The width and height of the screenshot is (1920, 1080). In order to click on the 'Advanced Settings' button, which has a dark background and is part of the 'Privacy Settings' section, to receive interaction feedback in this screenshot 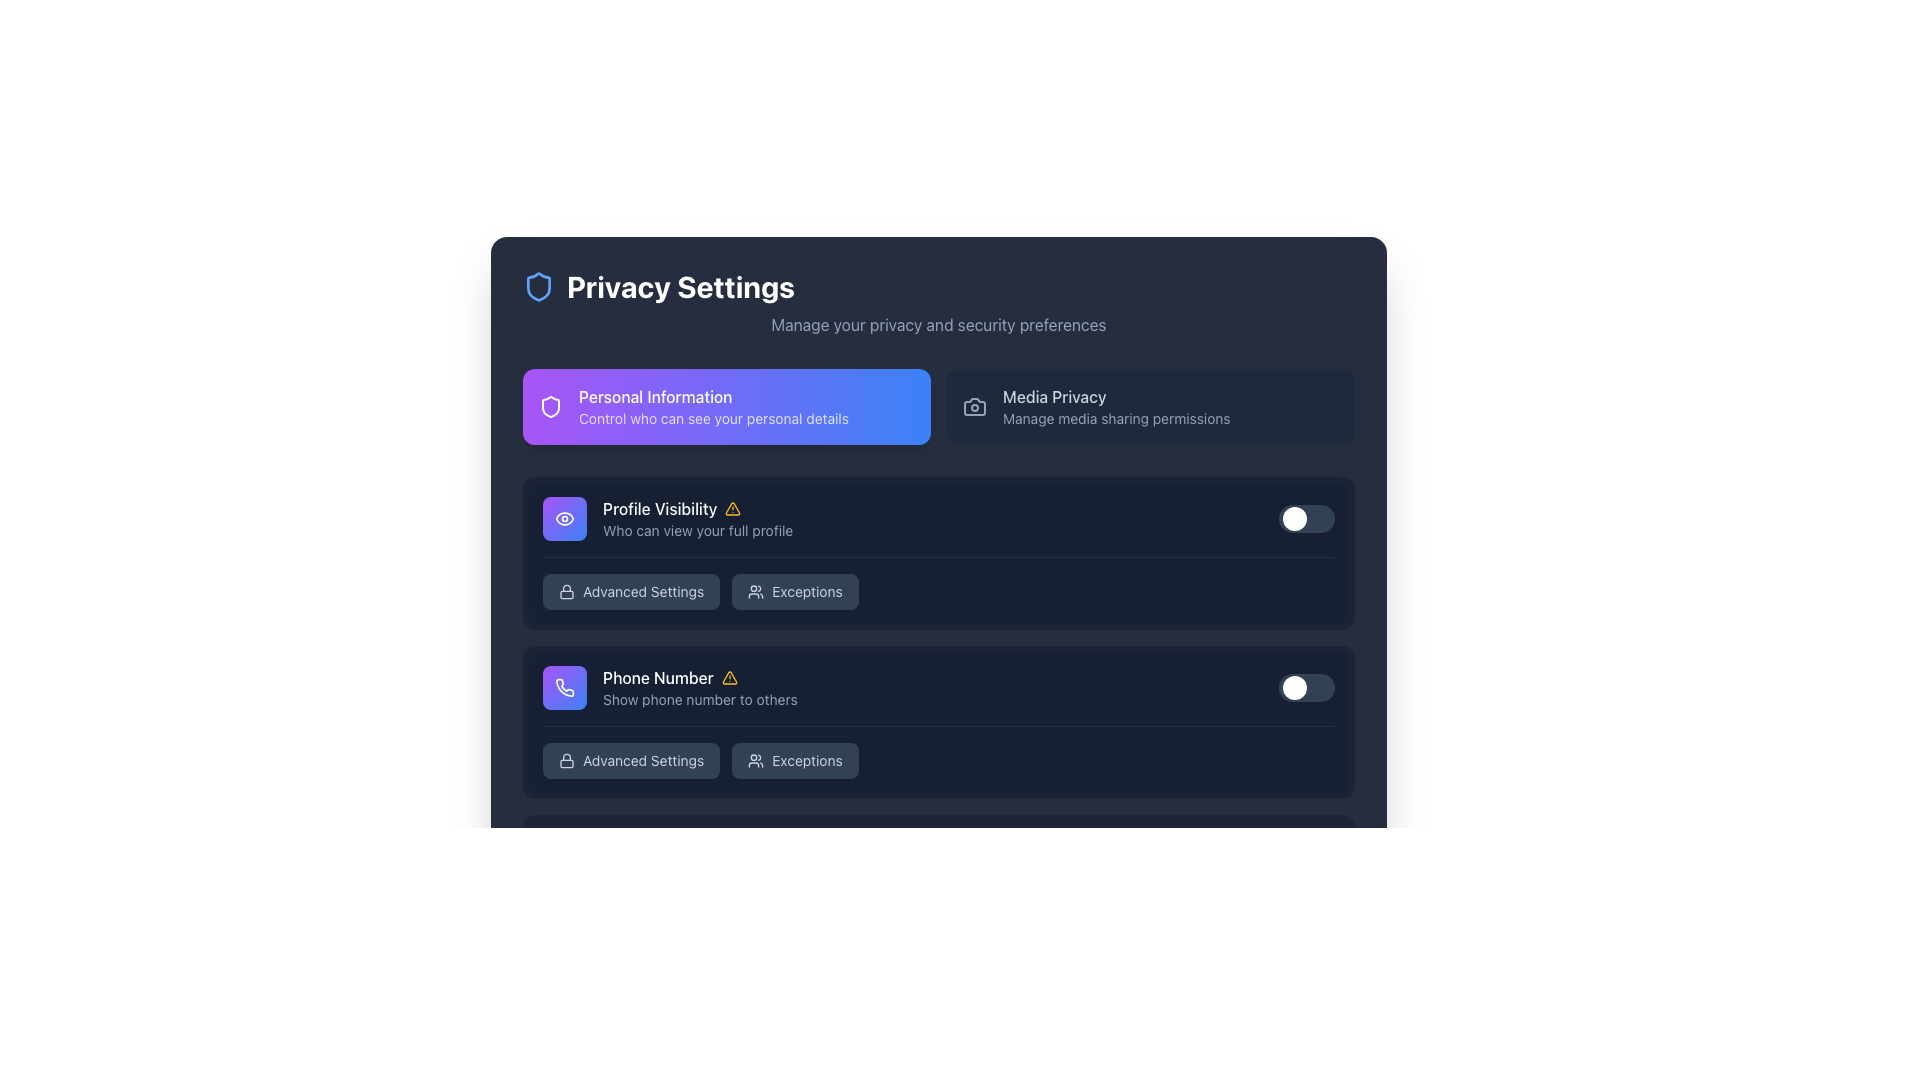, I will do `click(630, 590)`.